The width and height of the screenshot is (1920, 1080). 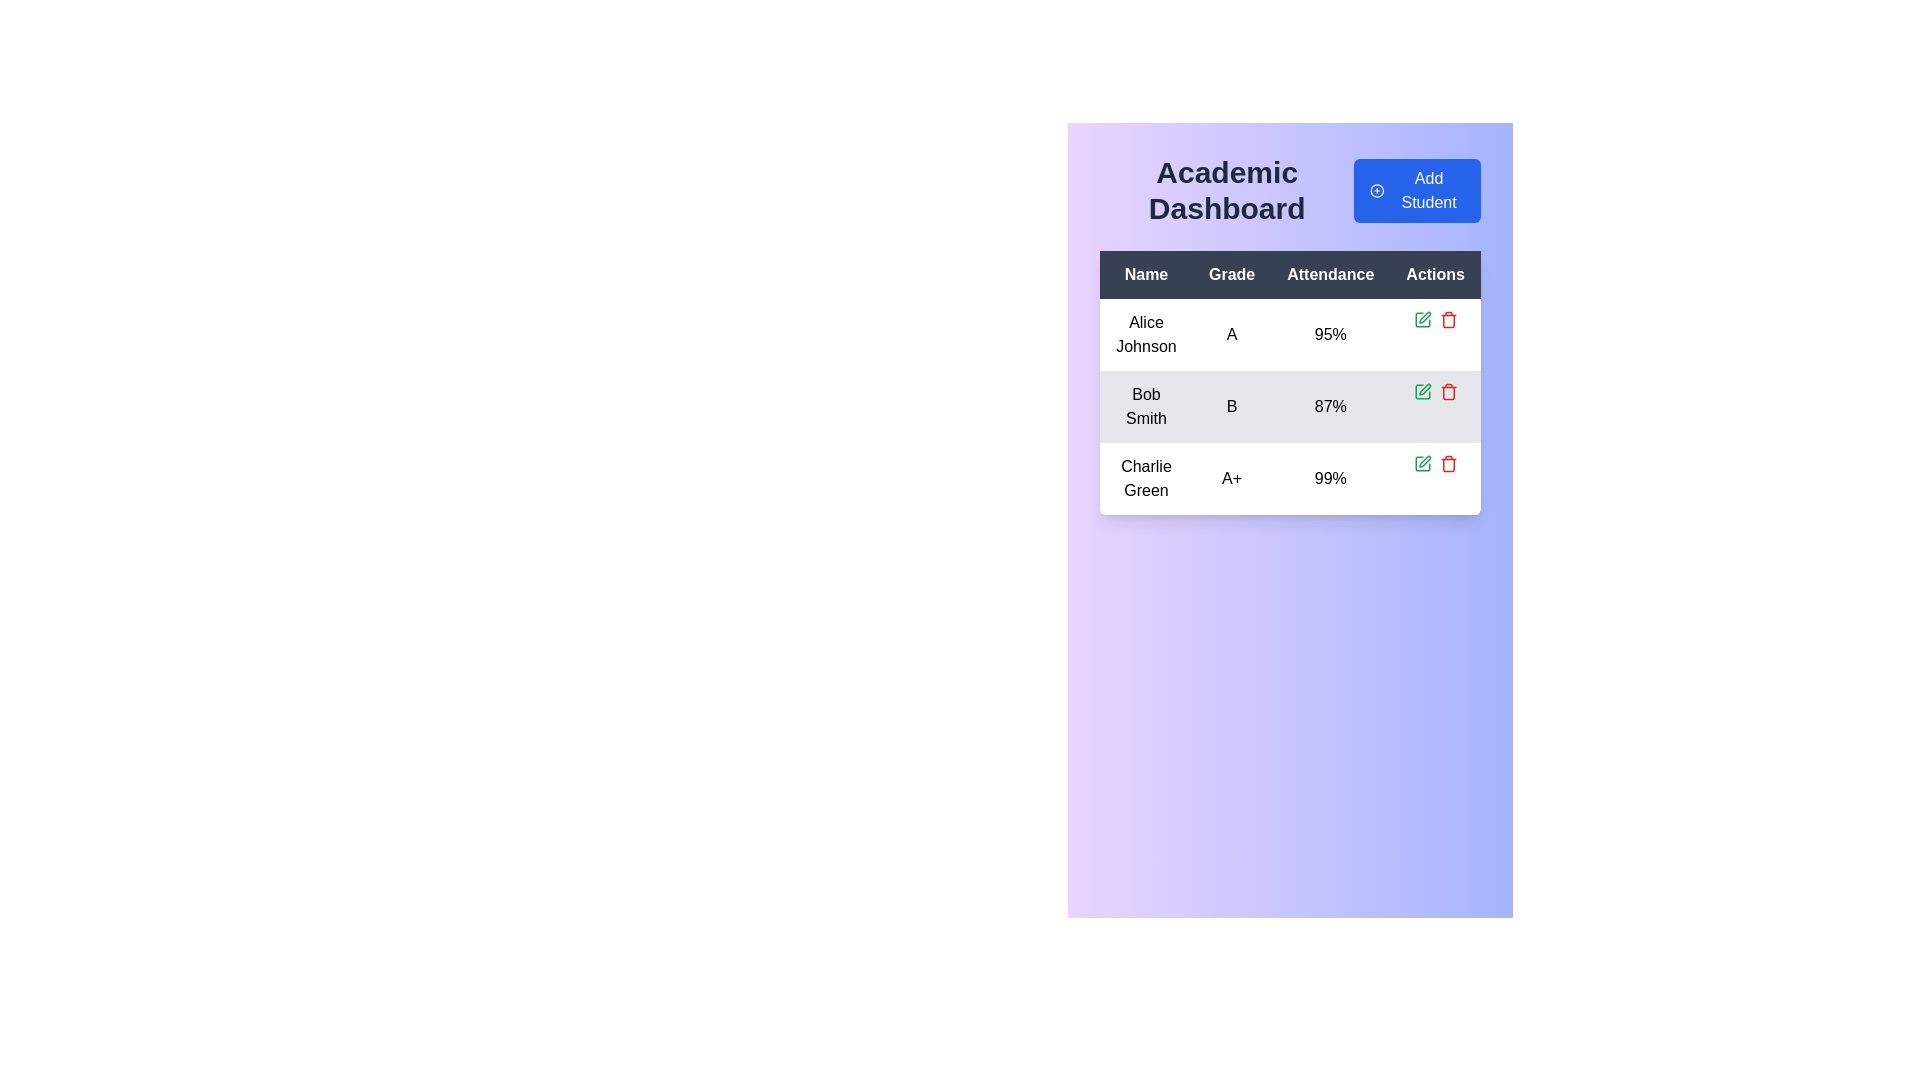 What do you see at coordinates (1376, 191) in the screenshot?
I see `the 'Add Student' button by clicking on its circular icon with a plus symbol, which is located in the top-right section of the interface` at bounding box center [1376, 191].